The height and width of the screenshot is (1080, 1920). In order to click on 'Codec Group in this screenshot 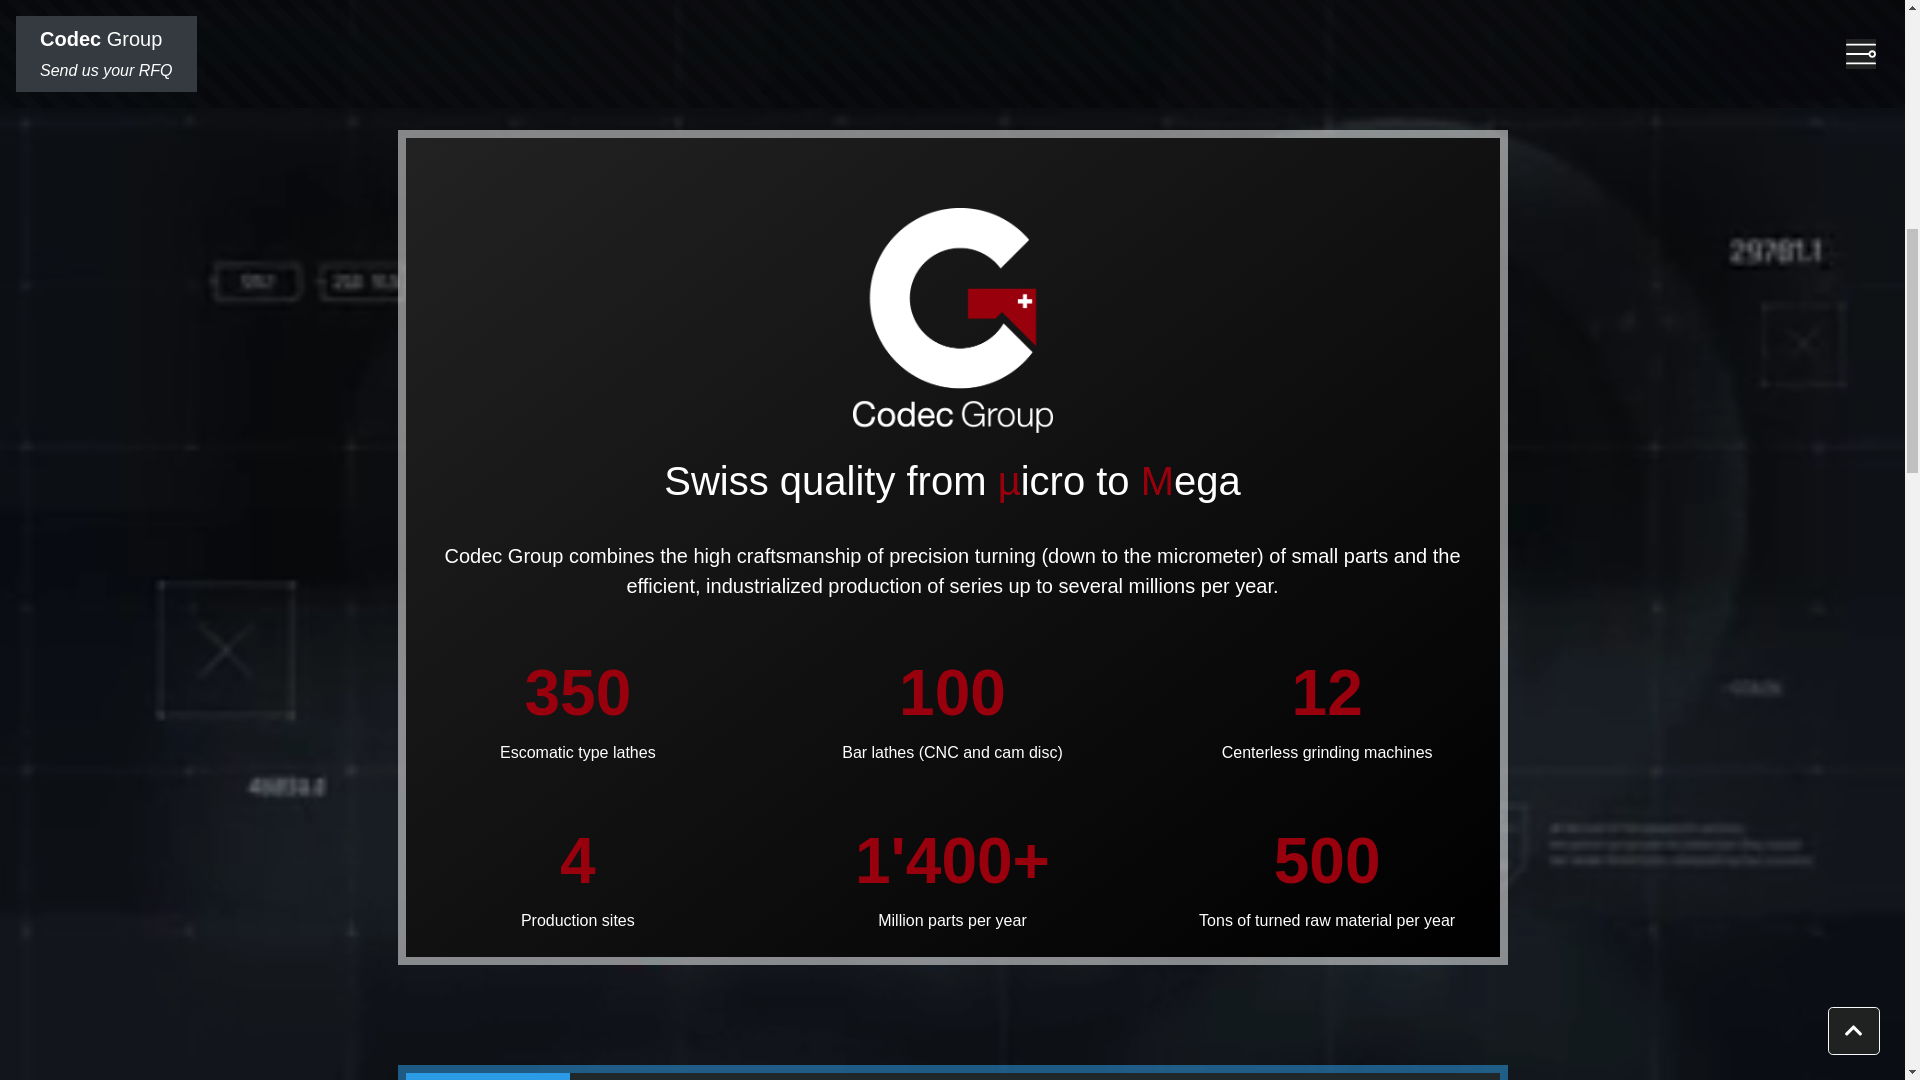, I will do `click(15, 53)`.